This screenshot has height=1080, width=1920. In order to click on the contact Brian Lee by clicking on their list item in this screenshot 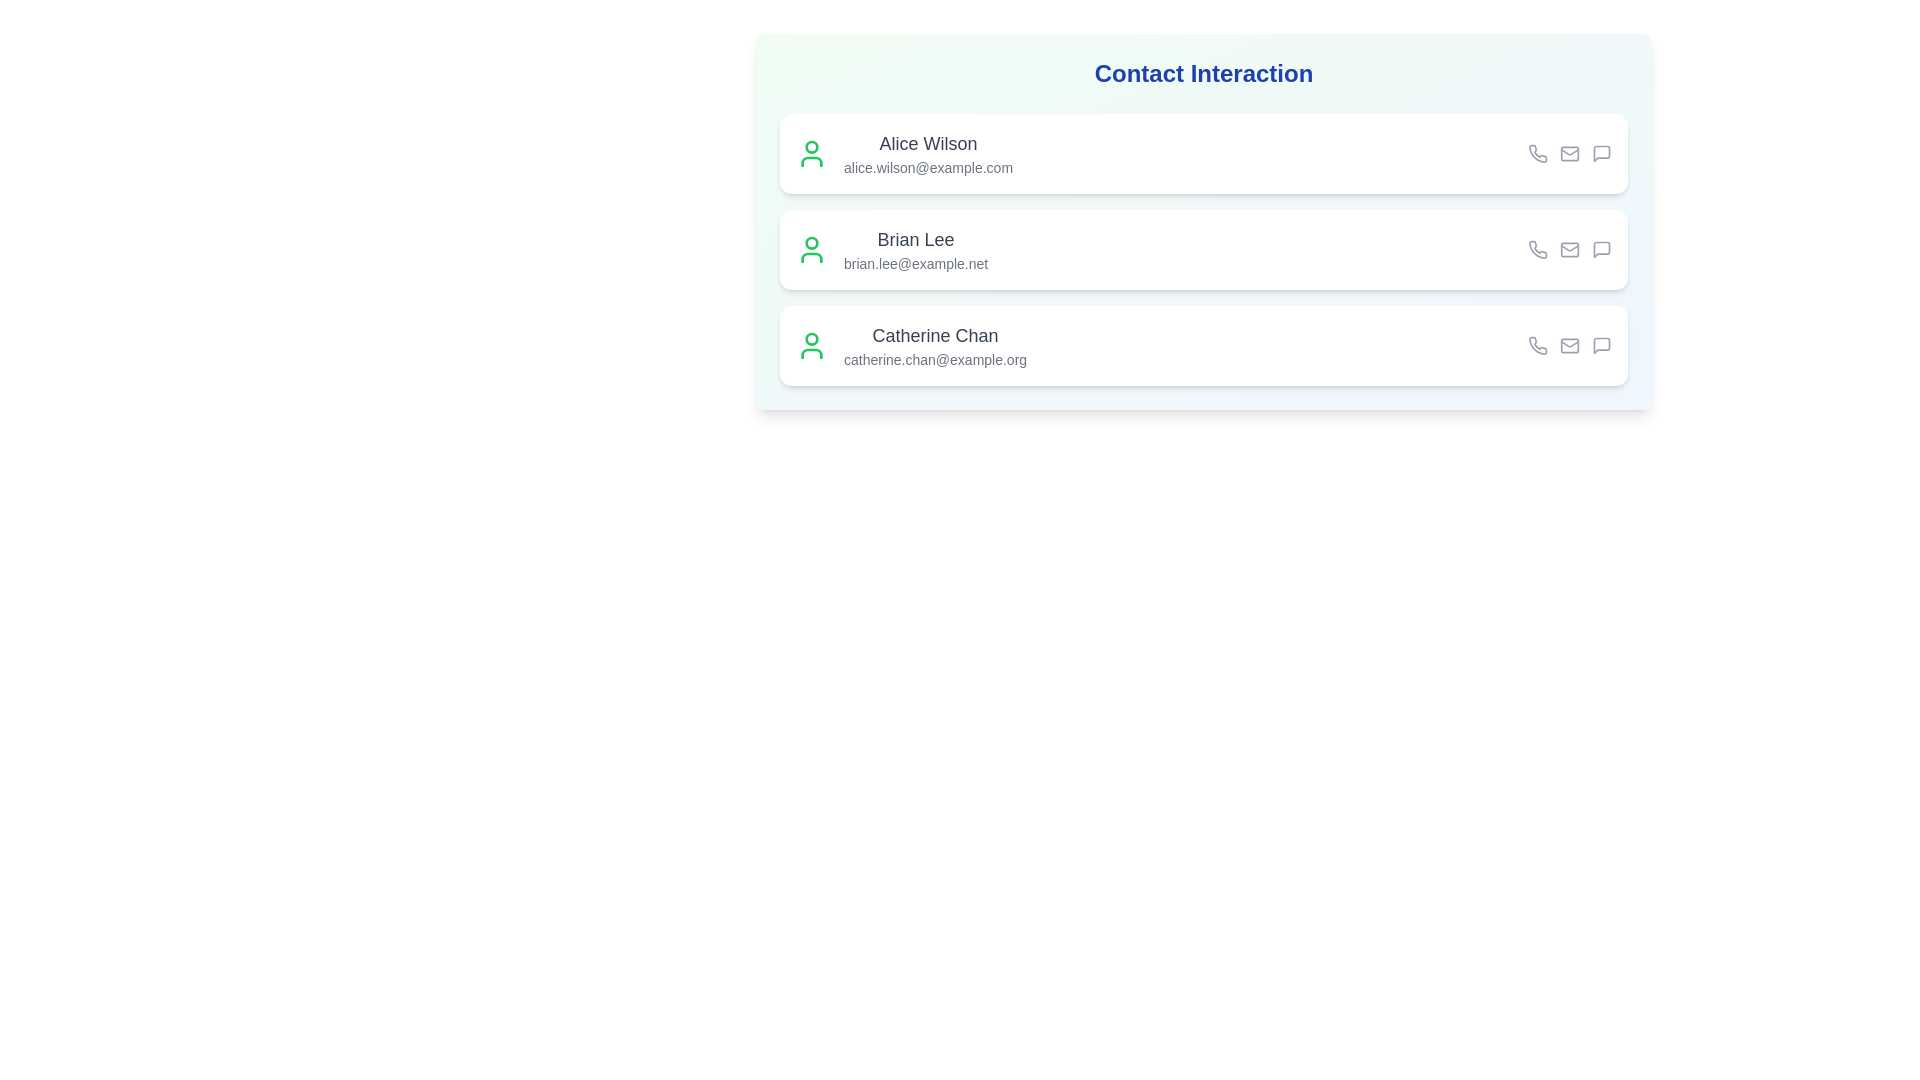, I will do `click(1203, 249)`.